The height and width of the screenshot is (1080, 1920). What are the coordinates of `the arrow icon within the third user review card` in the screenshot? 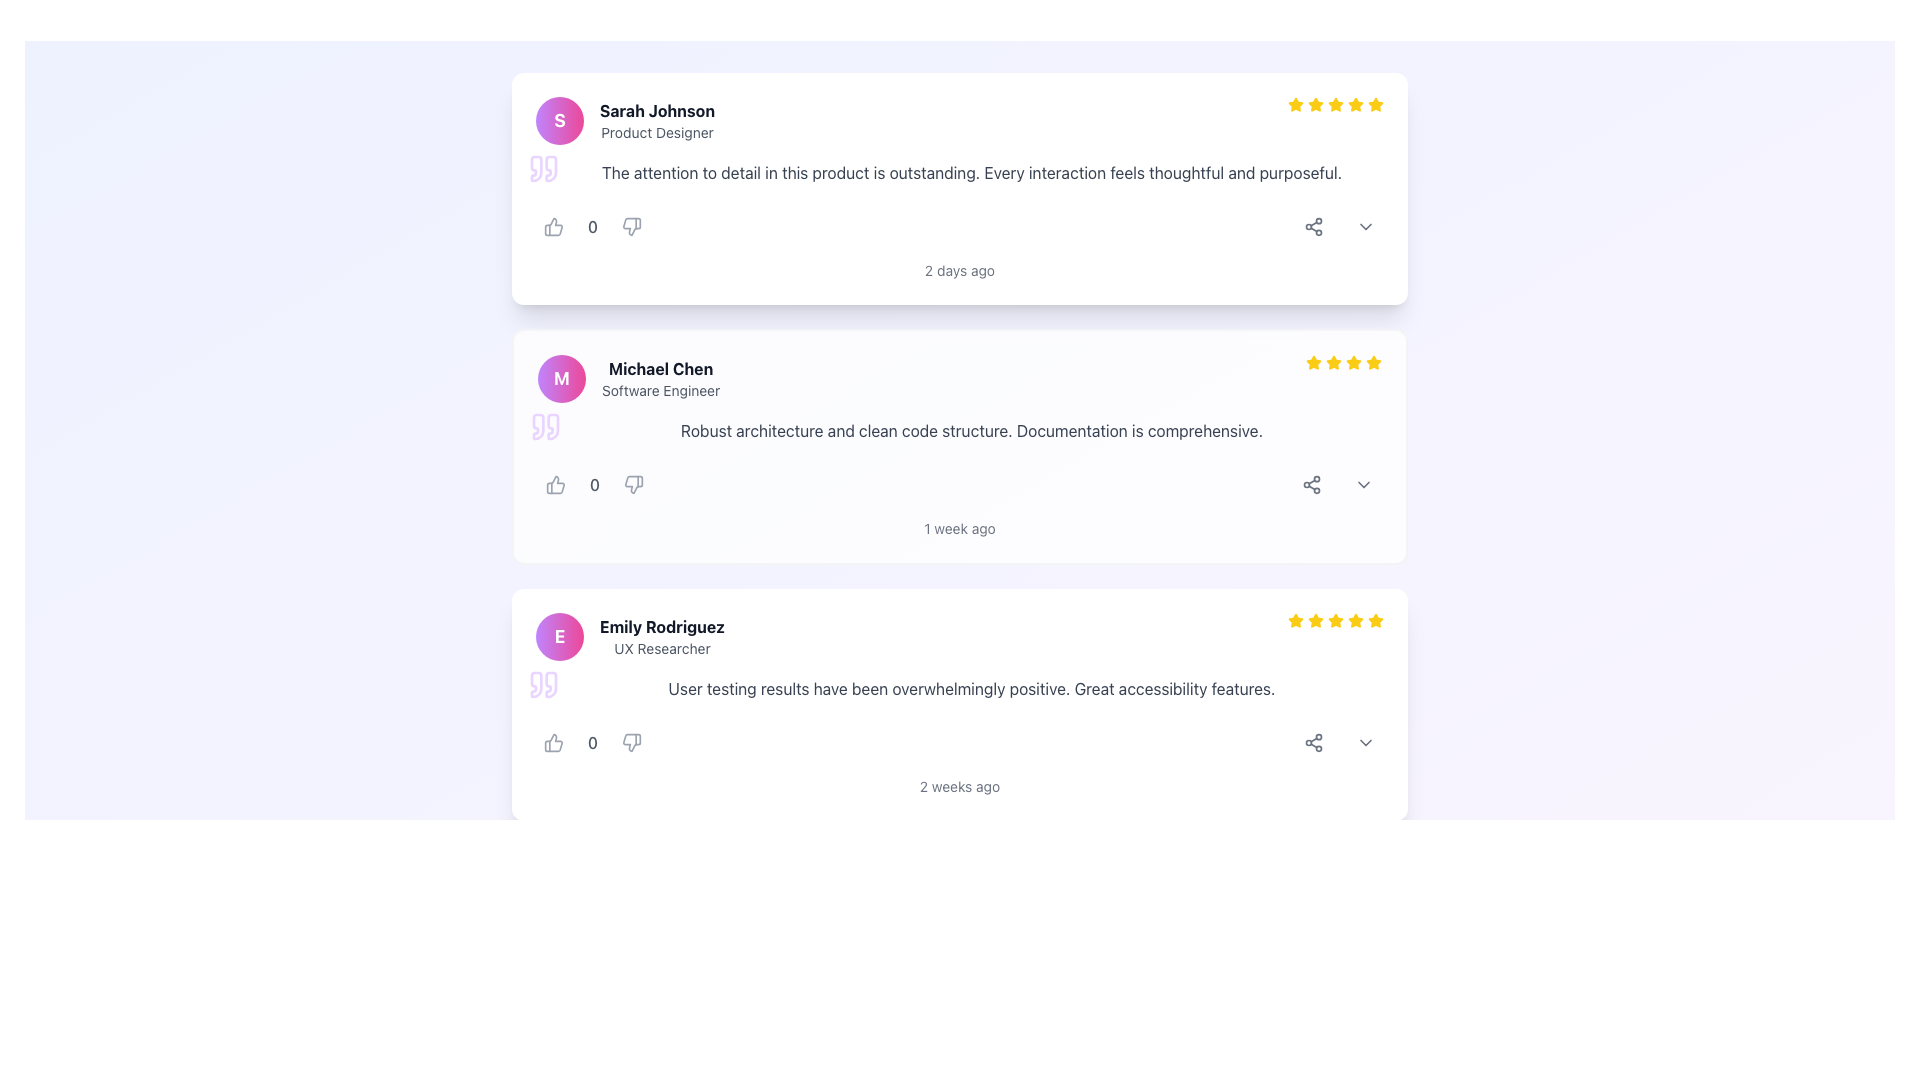 It's located at (1365, 743).